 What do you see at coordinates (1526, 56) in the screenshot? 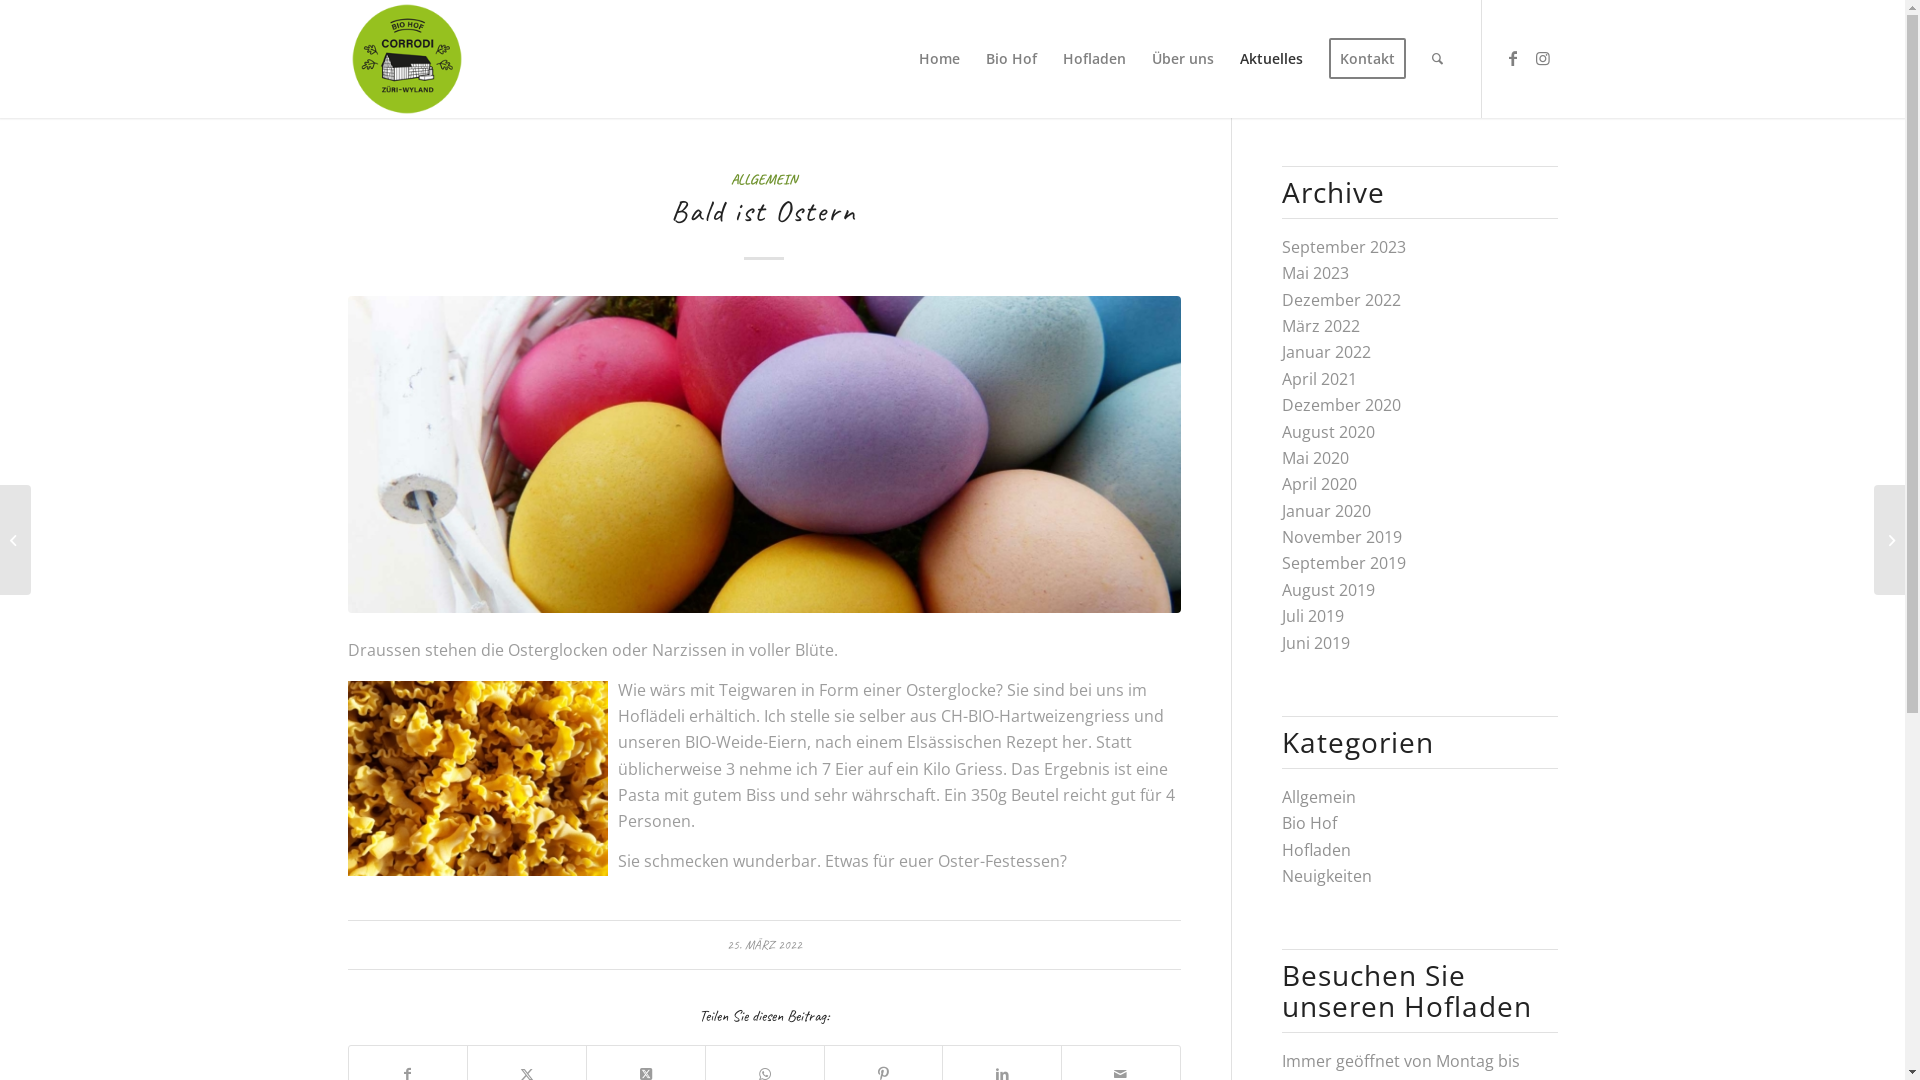
I see `'Instagram'` at bounding box center [1526, 56].